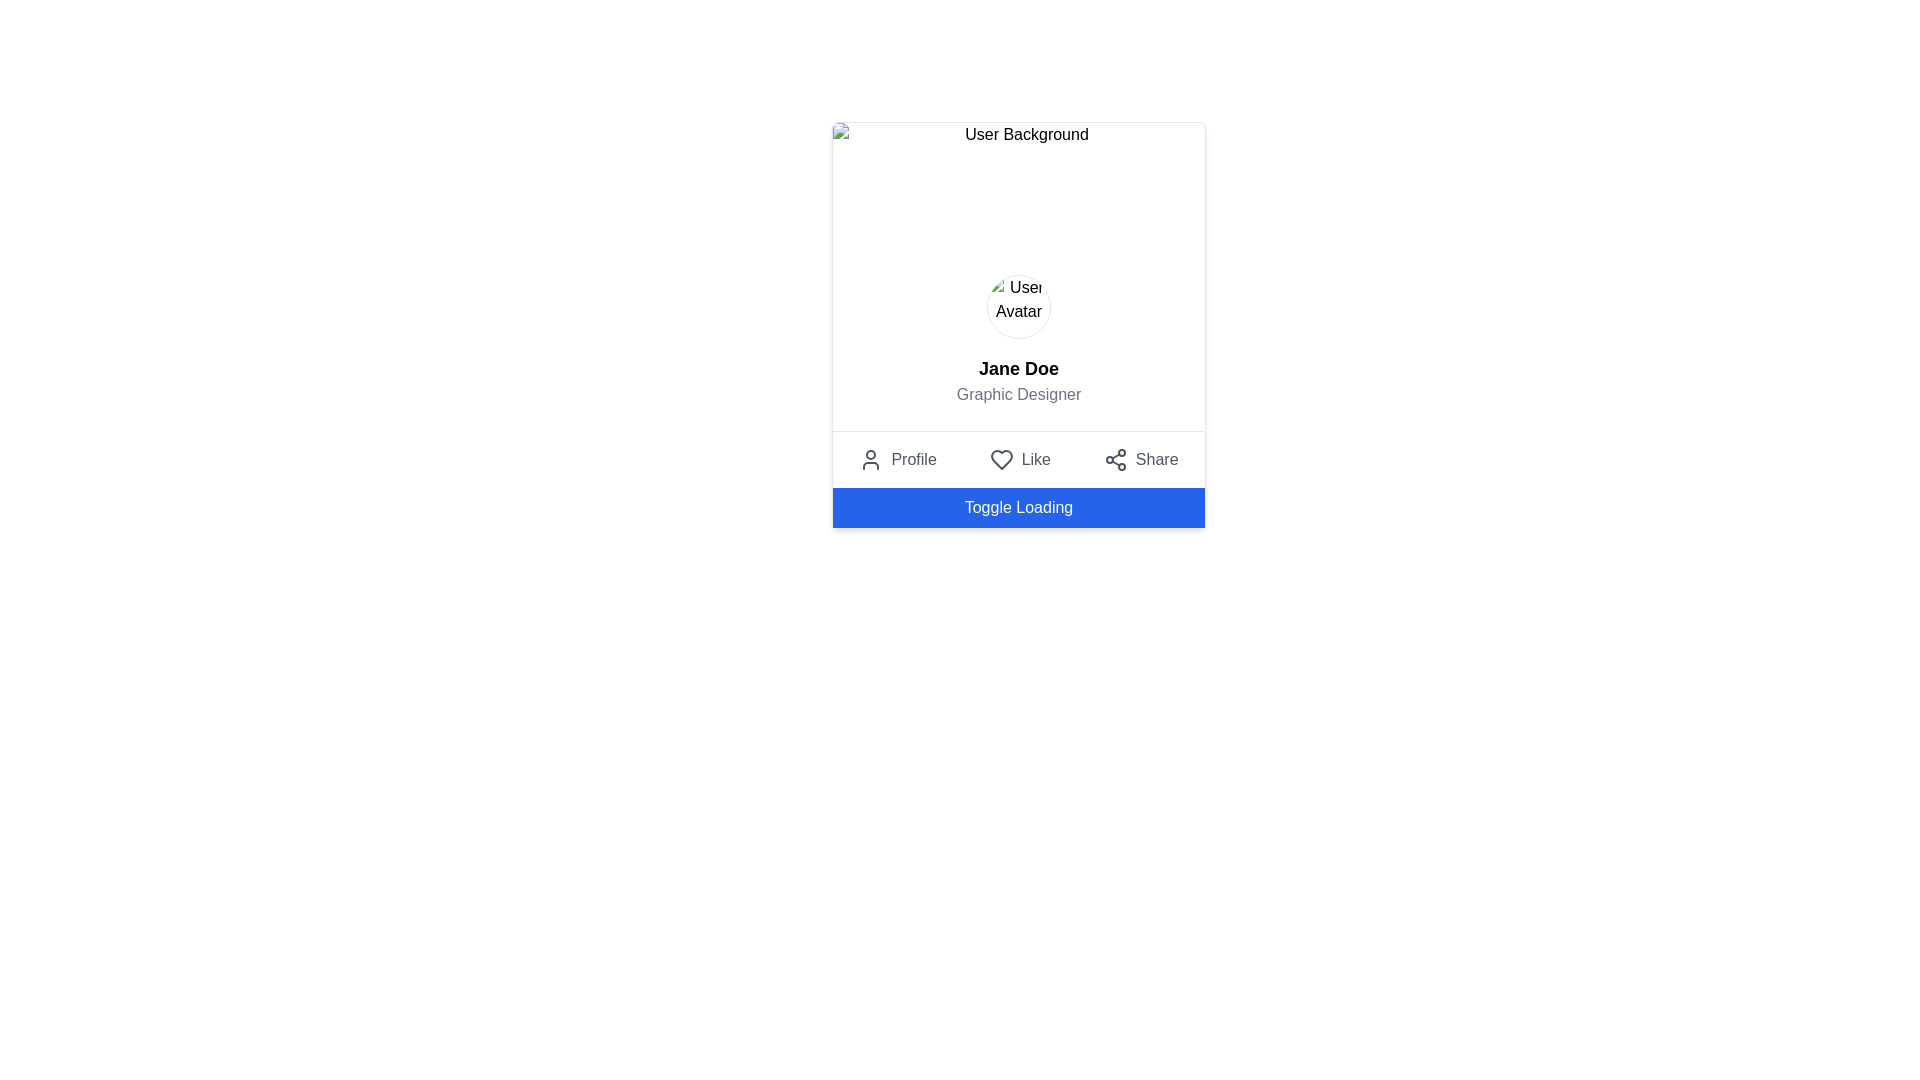 This screenshot has height=1080, width=1920. Describe the element at coordinates (913, 459) in the screenshot. I see `the 'Profile' text label element, which is styled in gray and located at the bottom left section of the layout, indicating user information or settings` at that location.